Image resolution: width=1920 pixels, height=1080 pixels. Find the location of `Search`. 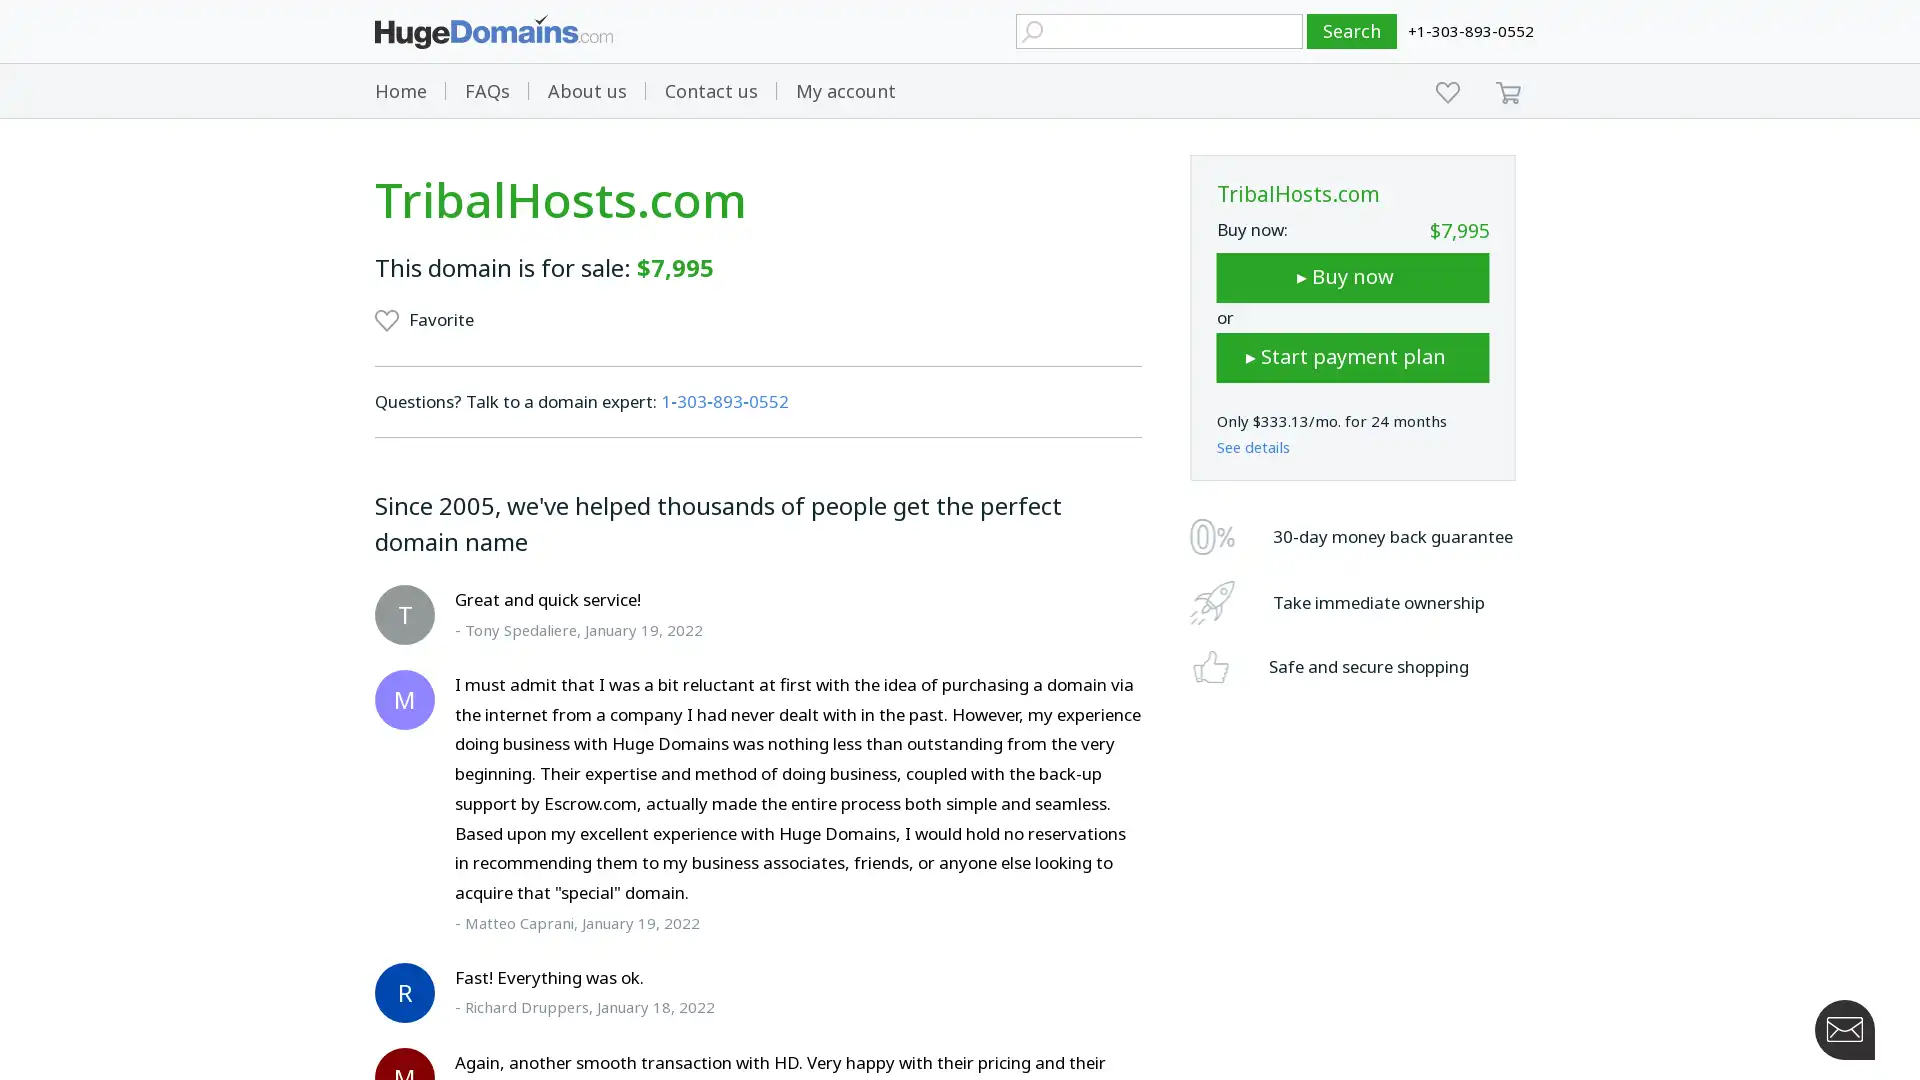

Search is located at coordinates (1352, 31).